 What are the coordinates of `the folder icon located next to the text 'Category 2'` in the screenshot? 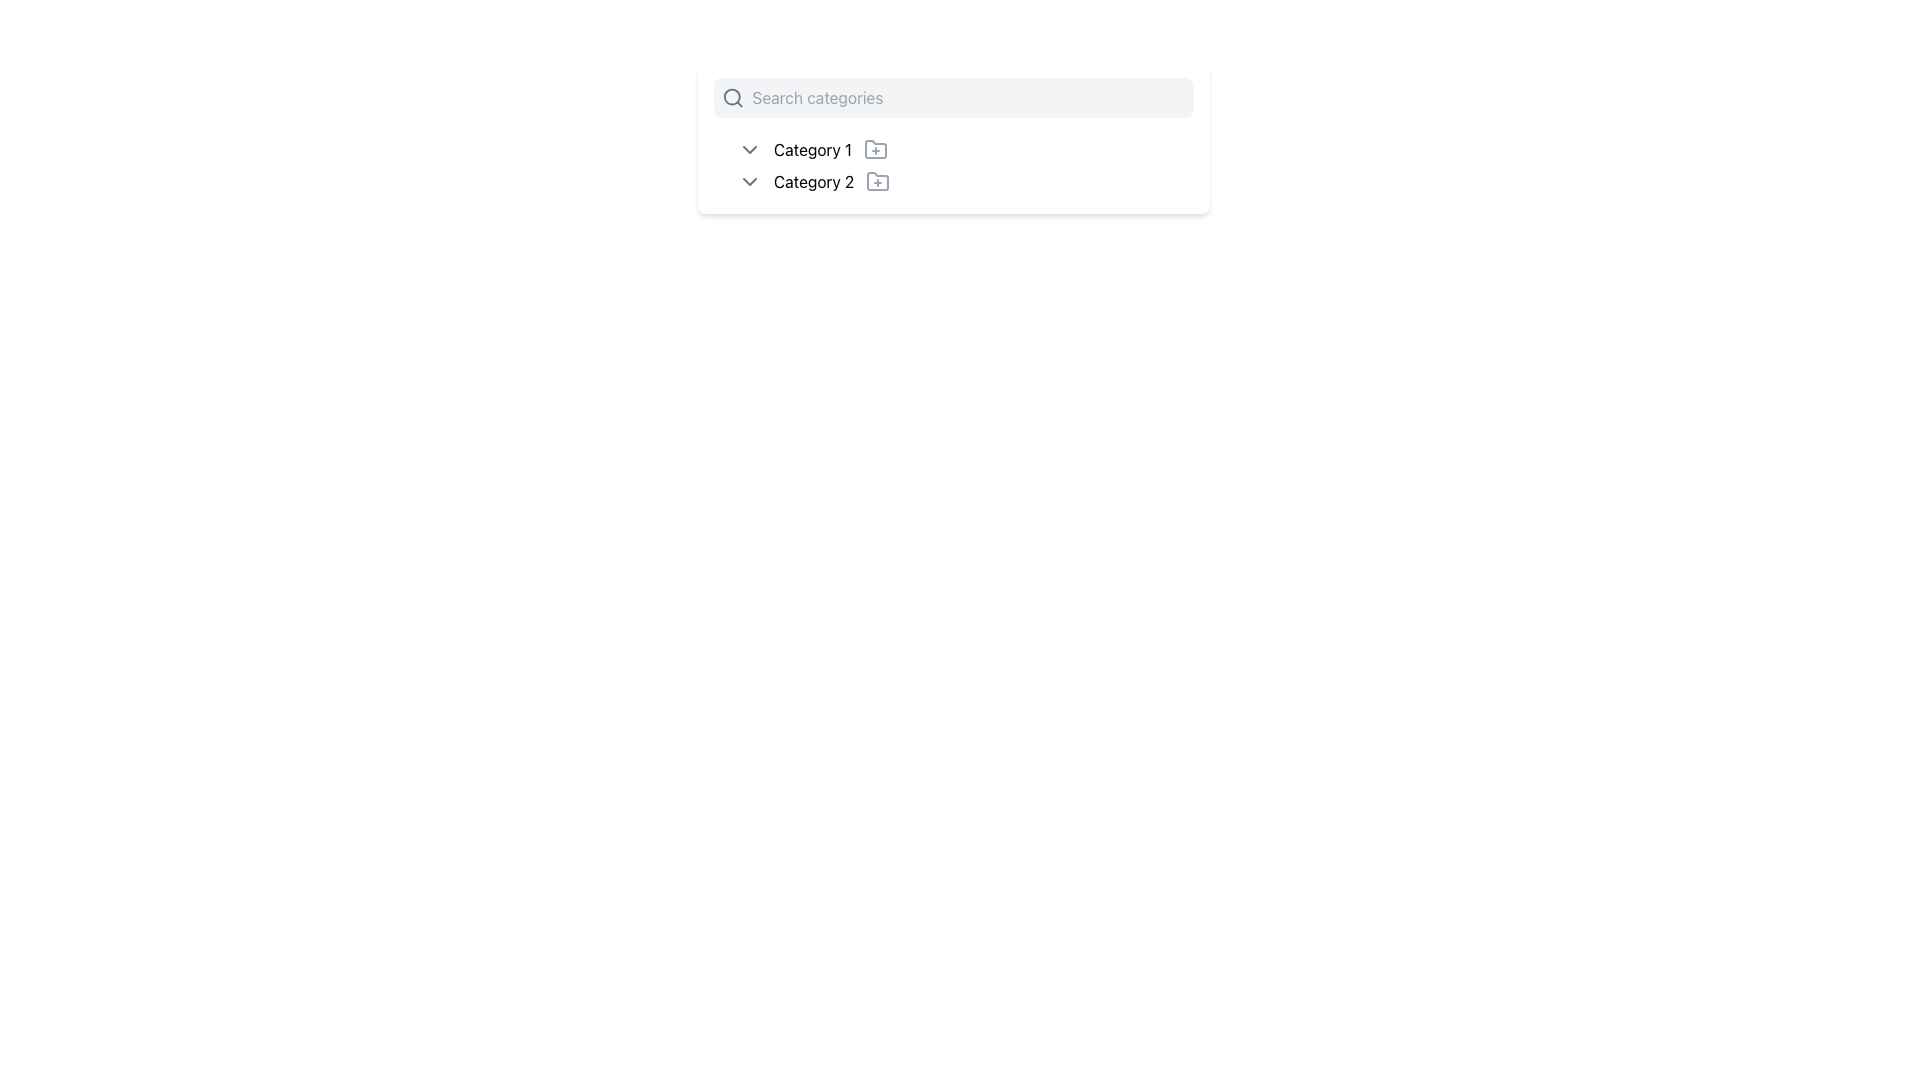 It's located at (878, 181).